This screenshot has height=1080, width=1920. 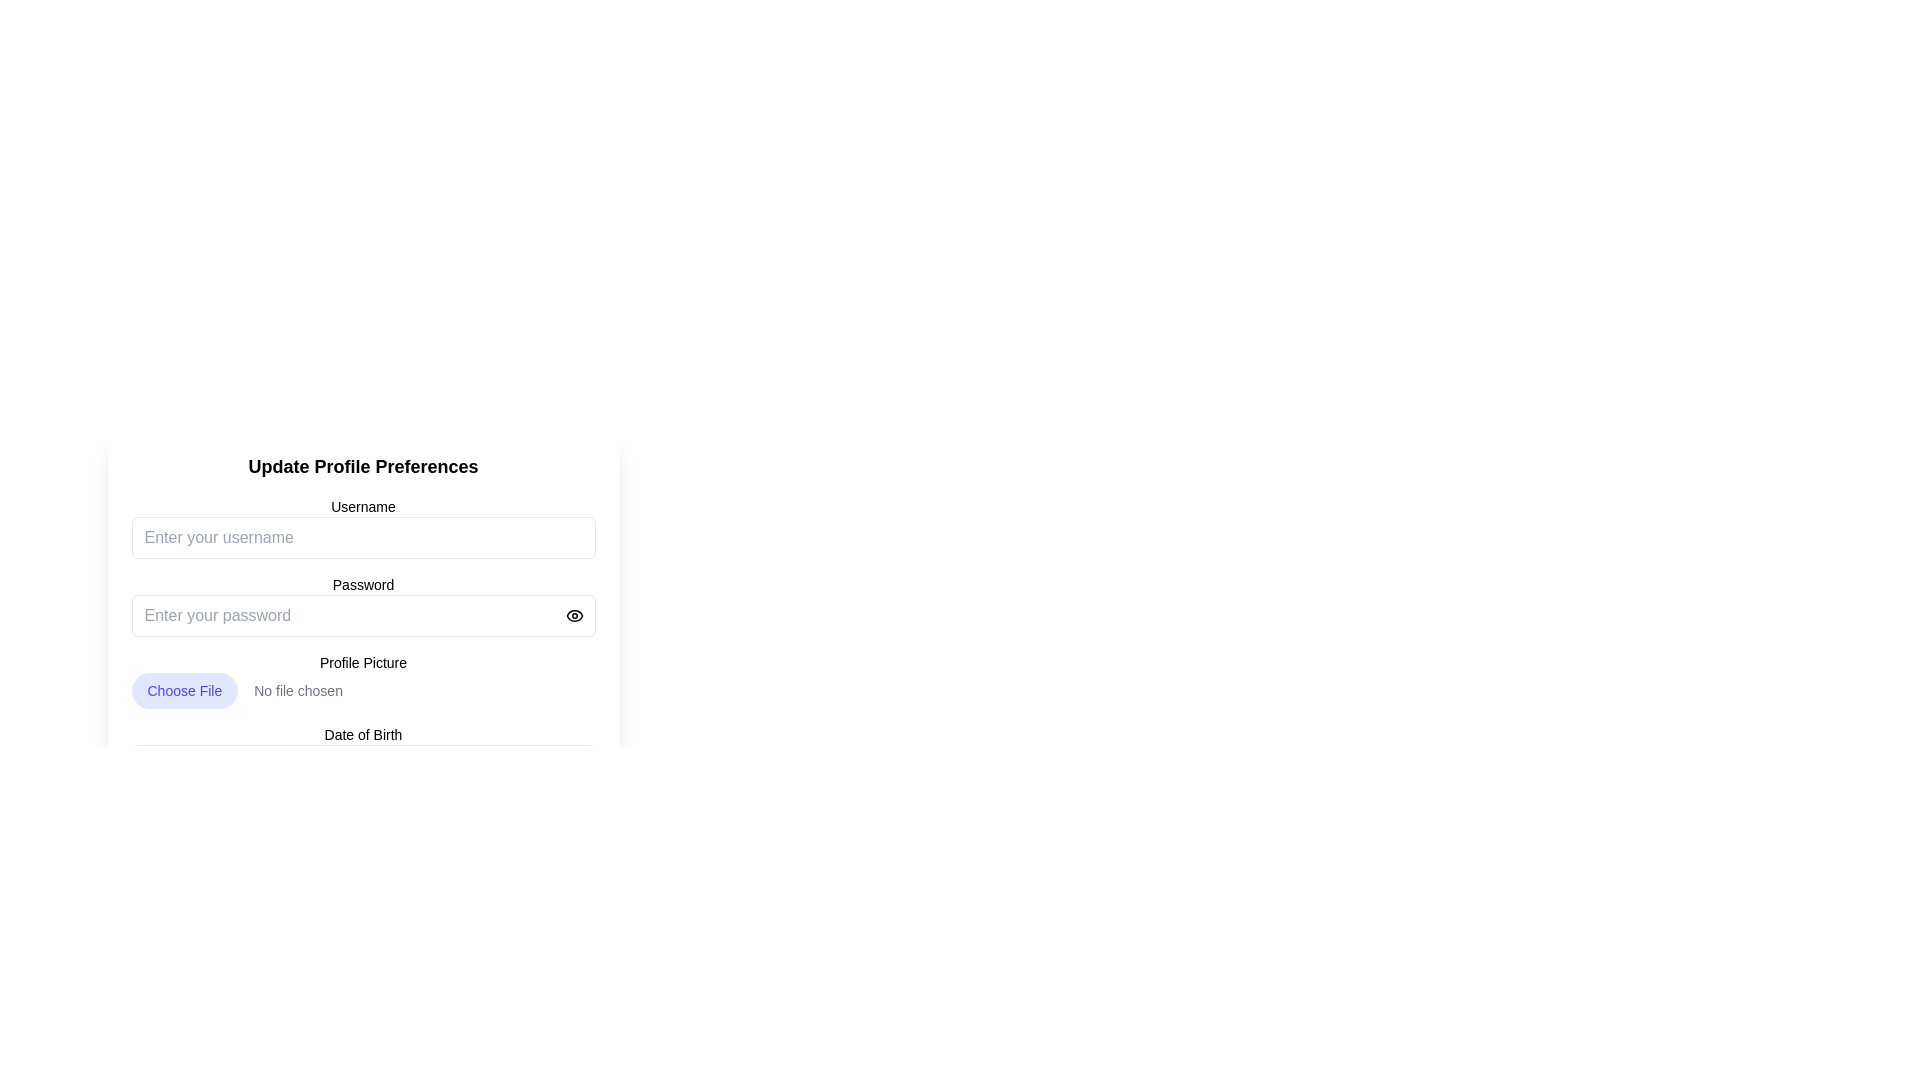 I want to click on the 'Password' label to focus on the associated password input field below it, so click(x=363, y=585).